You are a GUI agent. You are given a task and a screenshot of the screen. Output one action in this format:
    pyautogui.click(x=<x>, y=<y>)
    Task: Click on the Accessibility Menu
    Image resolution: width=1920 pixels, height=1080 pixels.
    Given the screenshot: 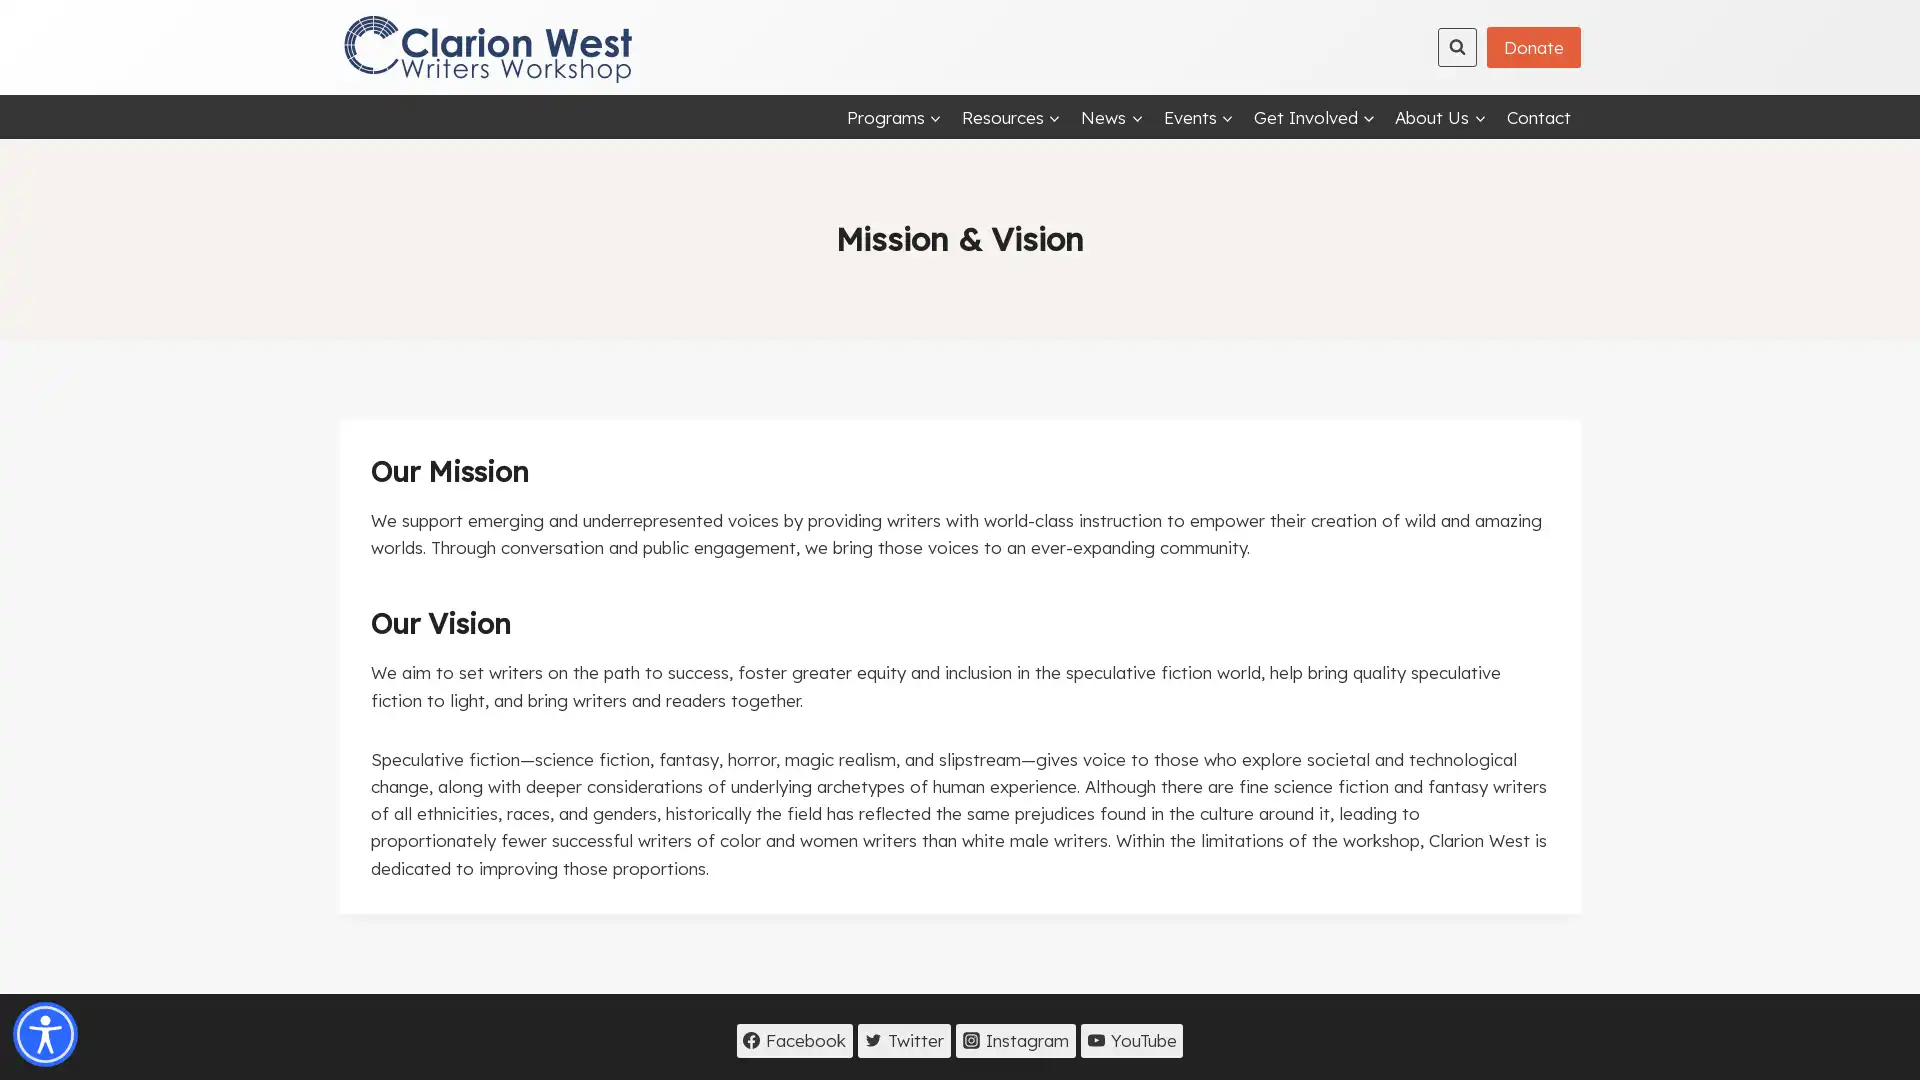 What is the action you would take?
    pyautogui.click(x=45, y=1034)
    